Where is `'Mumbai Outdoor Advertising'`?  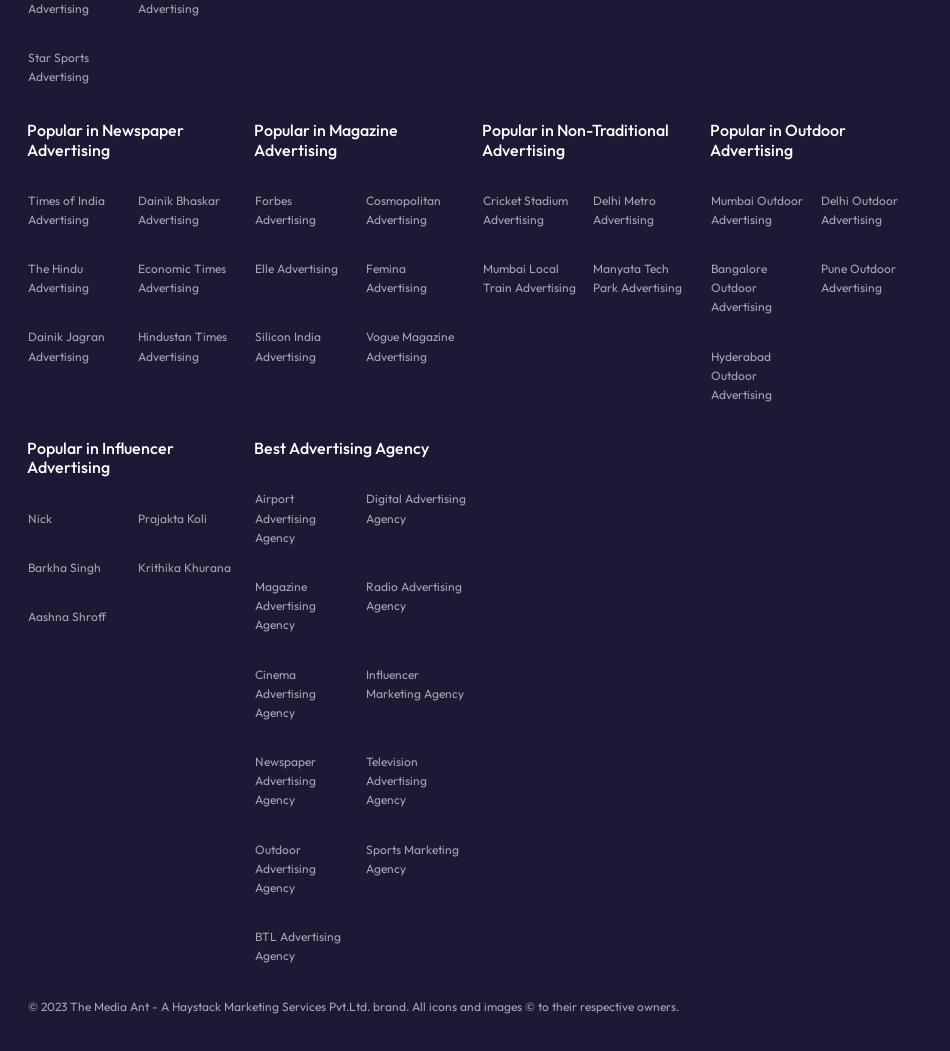
'Mumbai Outdoor Advertising' is located at coordinates (755, 208).